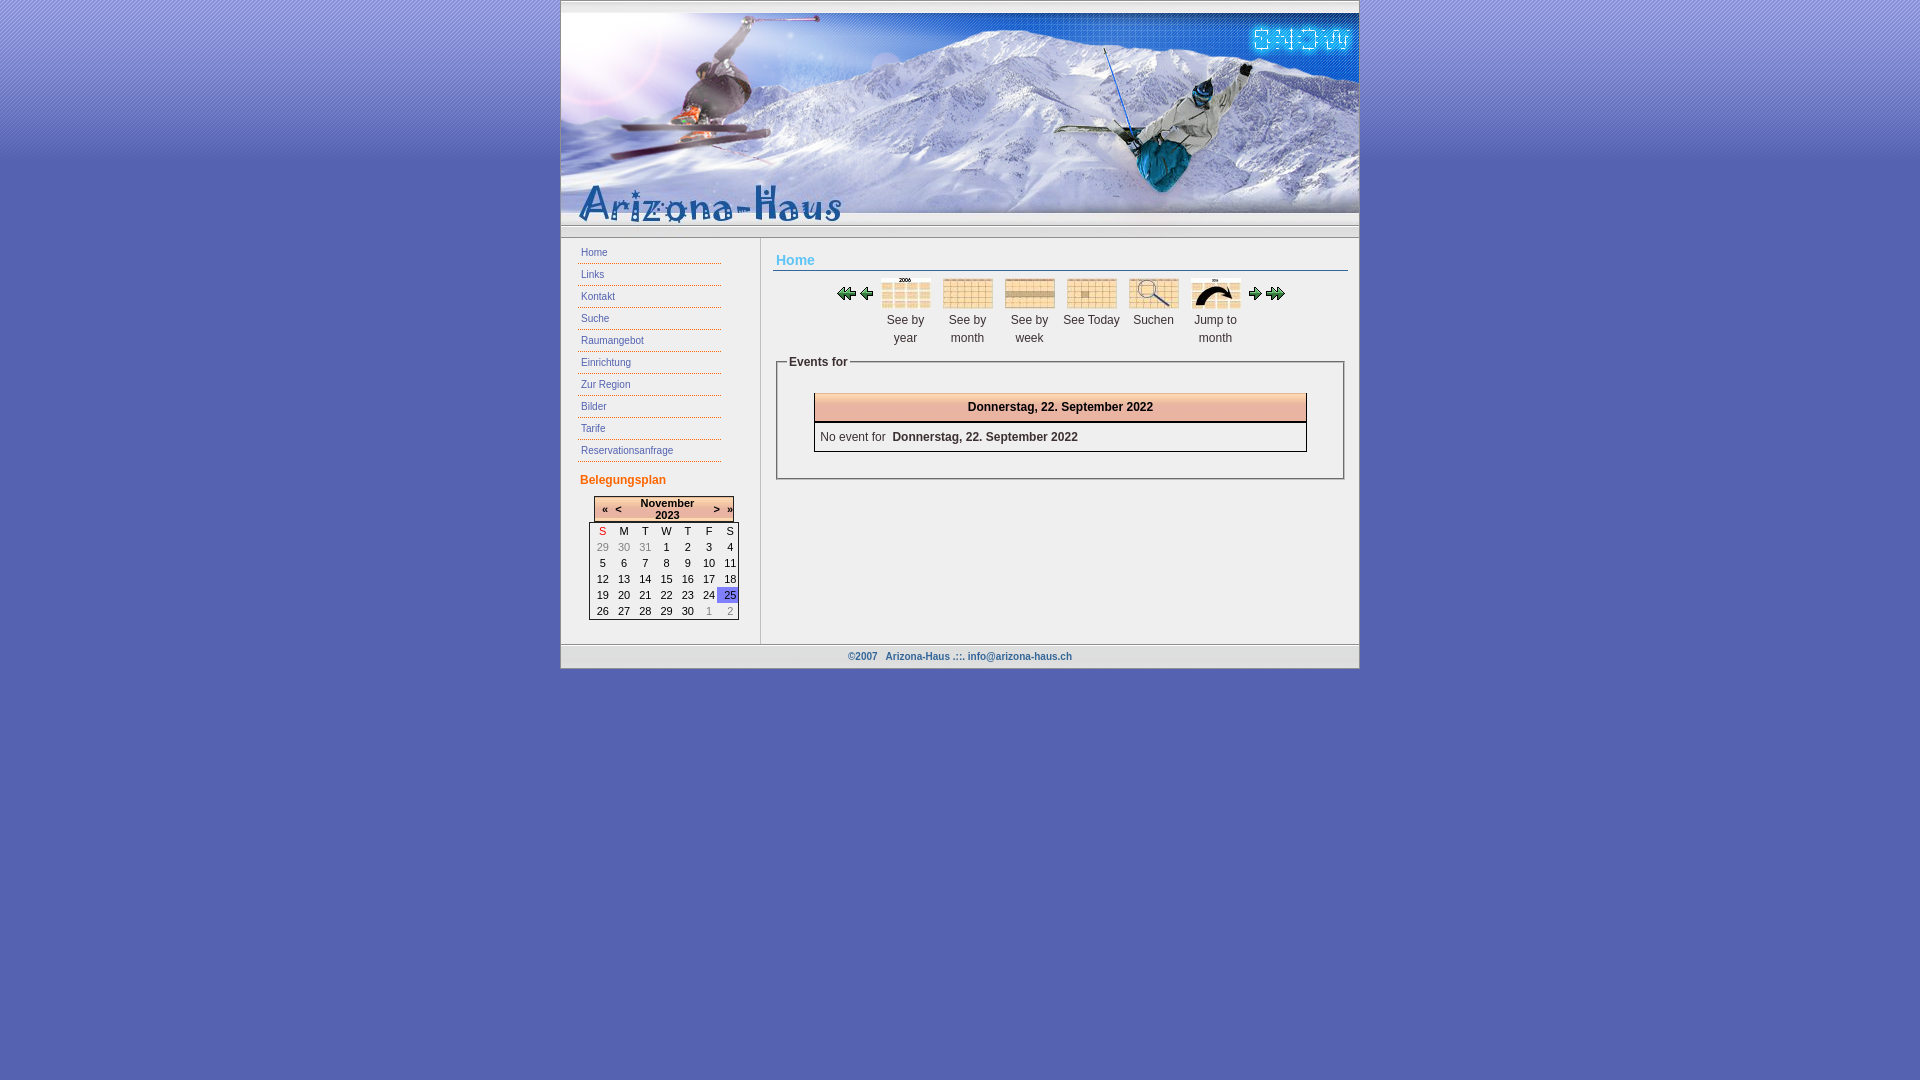 The image size is (1920, 1080). Describe the element at coordinates (1028, 304) in the screenshot. I see `'See by week'` at that location.